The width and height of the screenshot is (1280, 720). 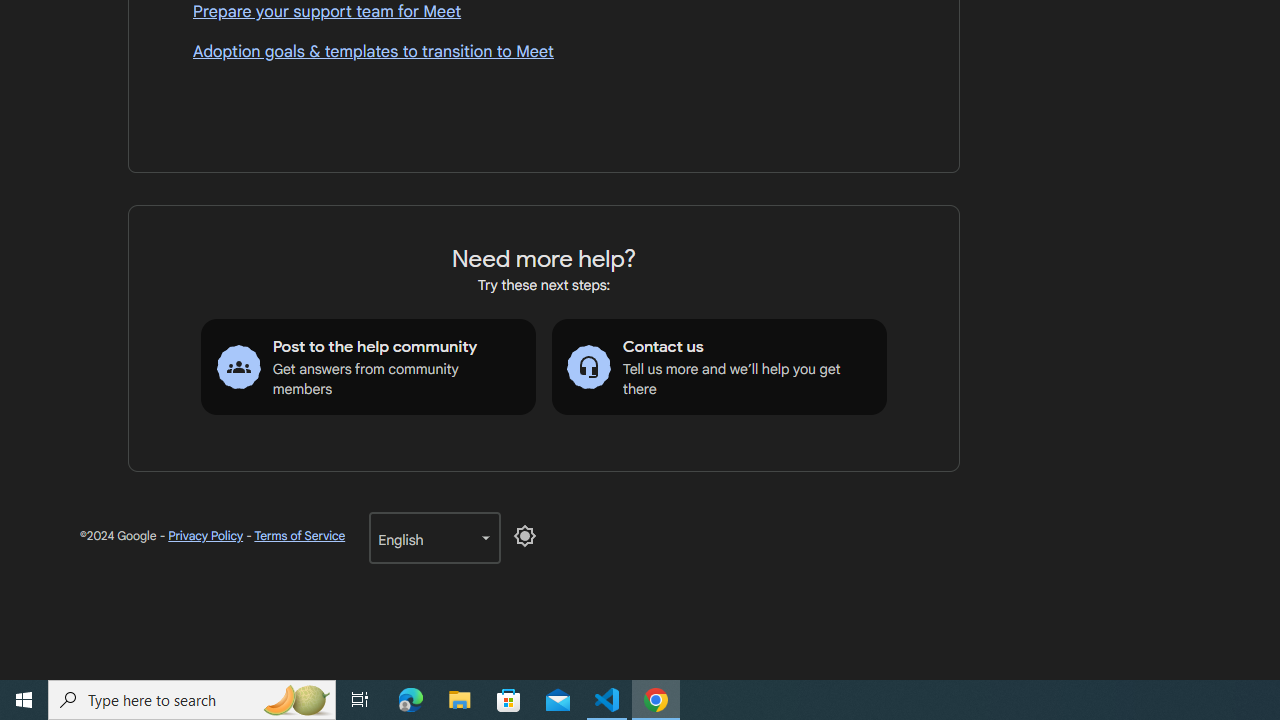 I want to click on 'Terms of Service', so click(x=298, y=535).